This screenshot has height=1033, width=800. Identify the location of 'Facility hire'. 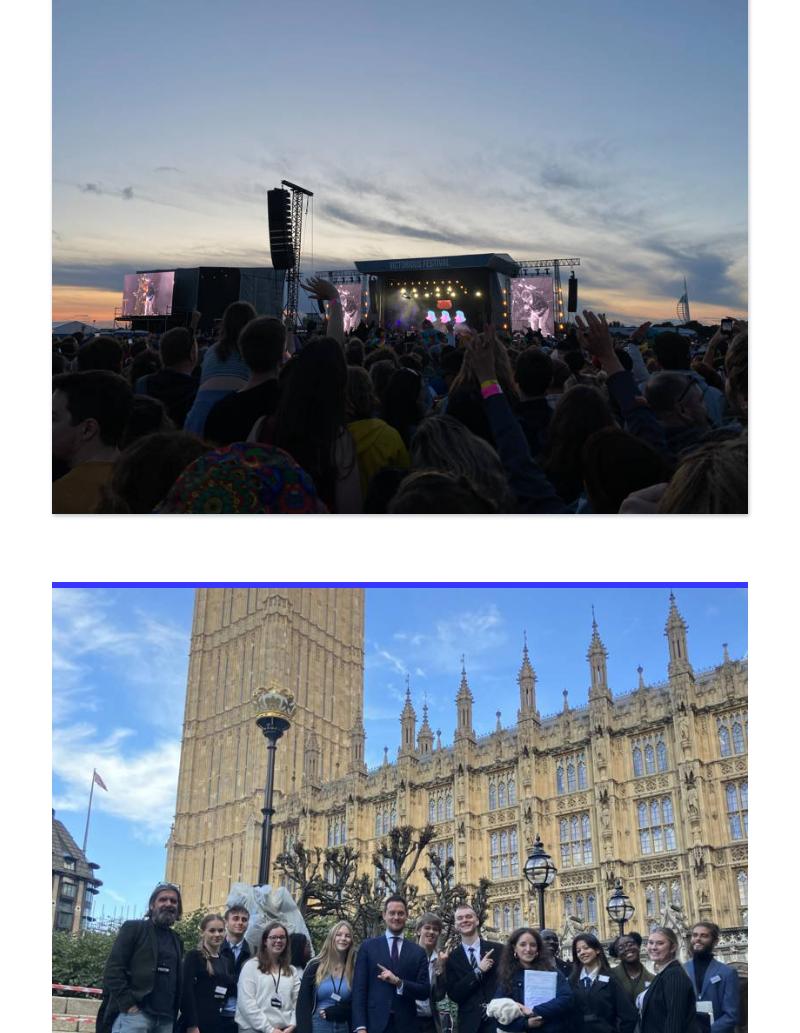
(106, 421).